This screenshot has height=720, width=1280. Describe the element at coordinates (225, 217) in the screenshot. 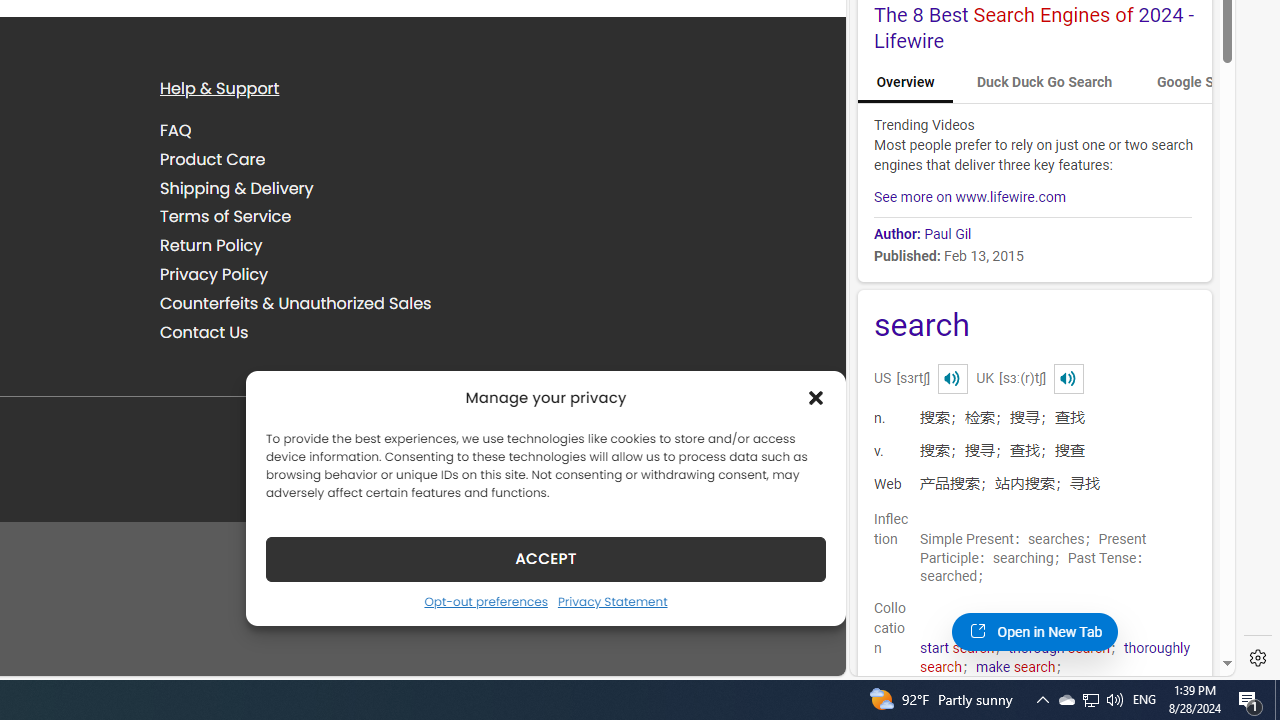

I see `'Terms of Service'` at that location.